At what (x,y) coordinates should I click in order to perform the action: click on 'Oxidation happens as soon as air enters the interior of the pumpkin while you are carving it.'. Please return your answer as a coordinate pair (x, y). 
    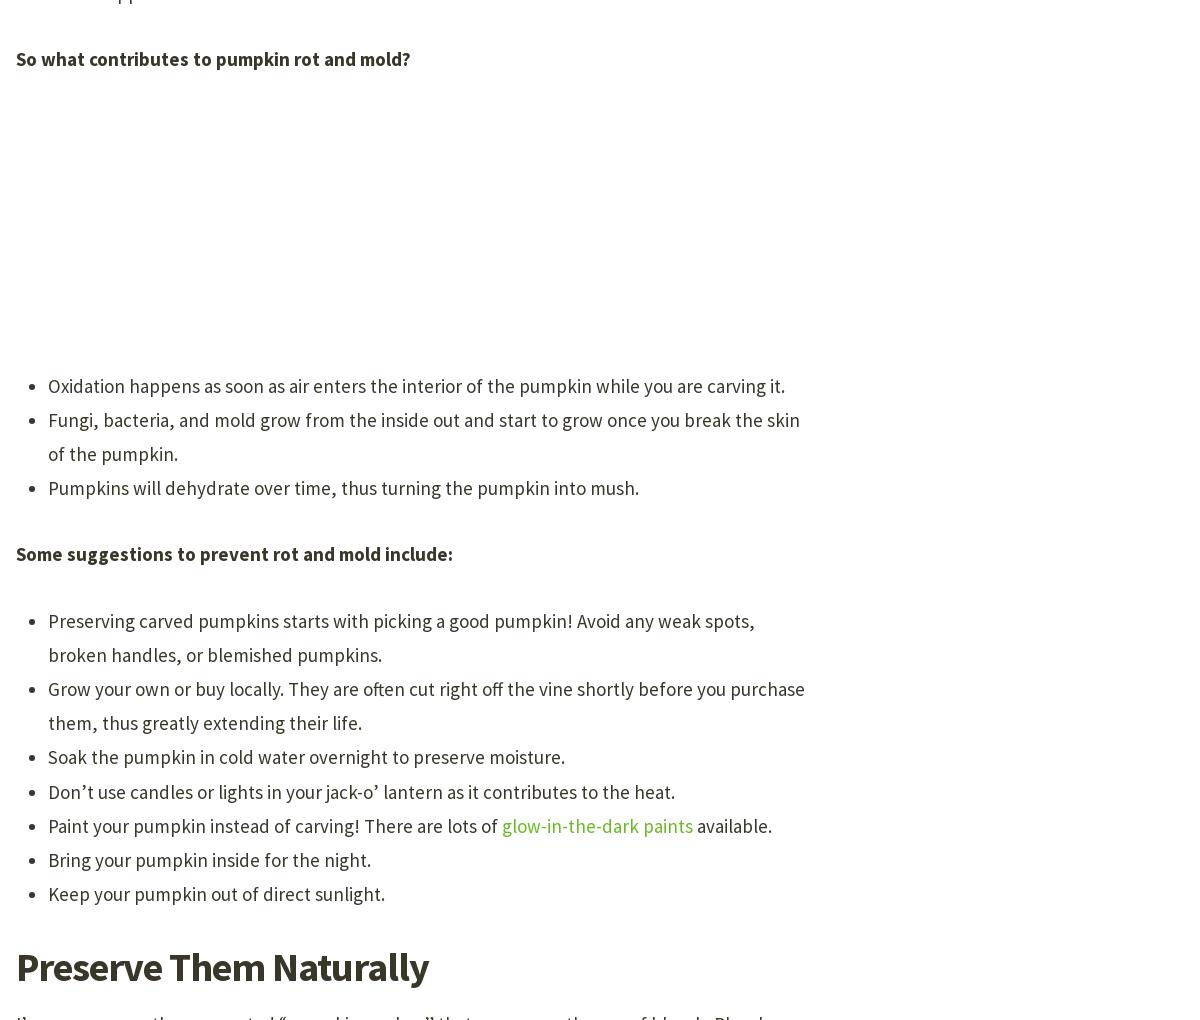
    Looking at the image, I should click on (416, 385).